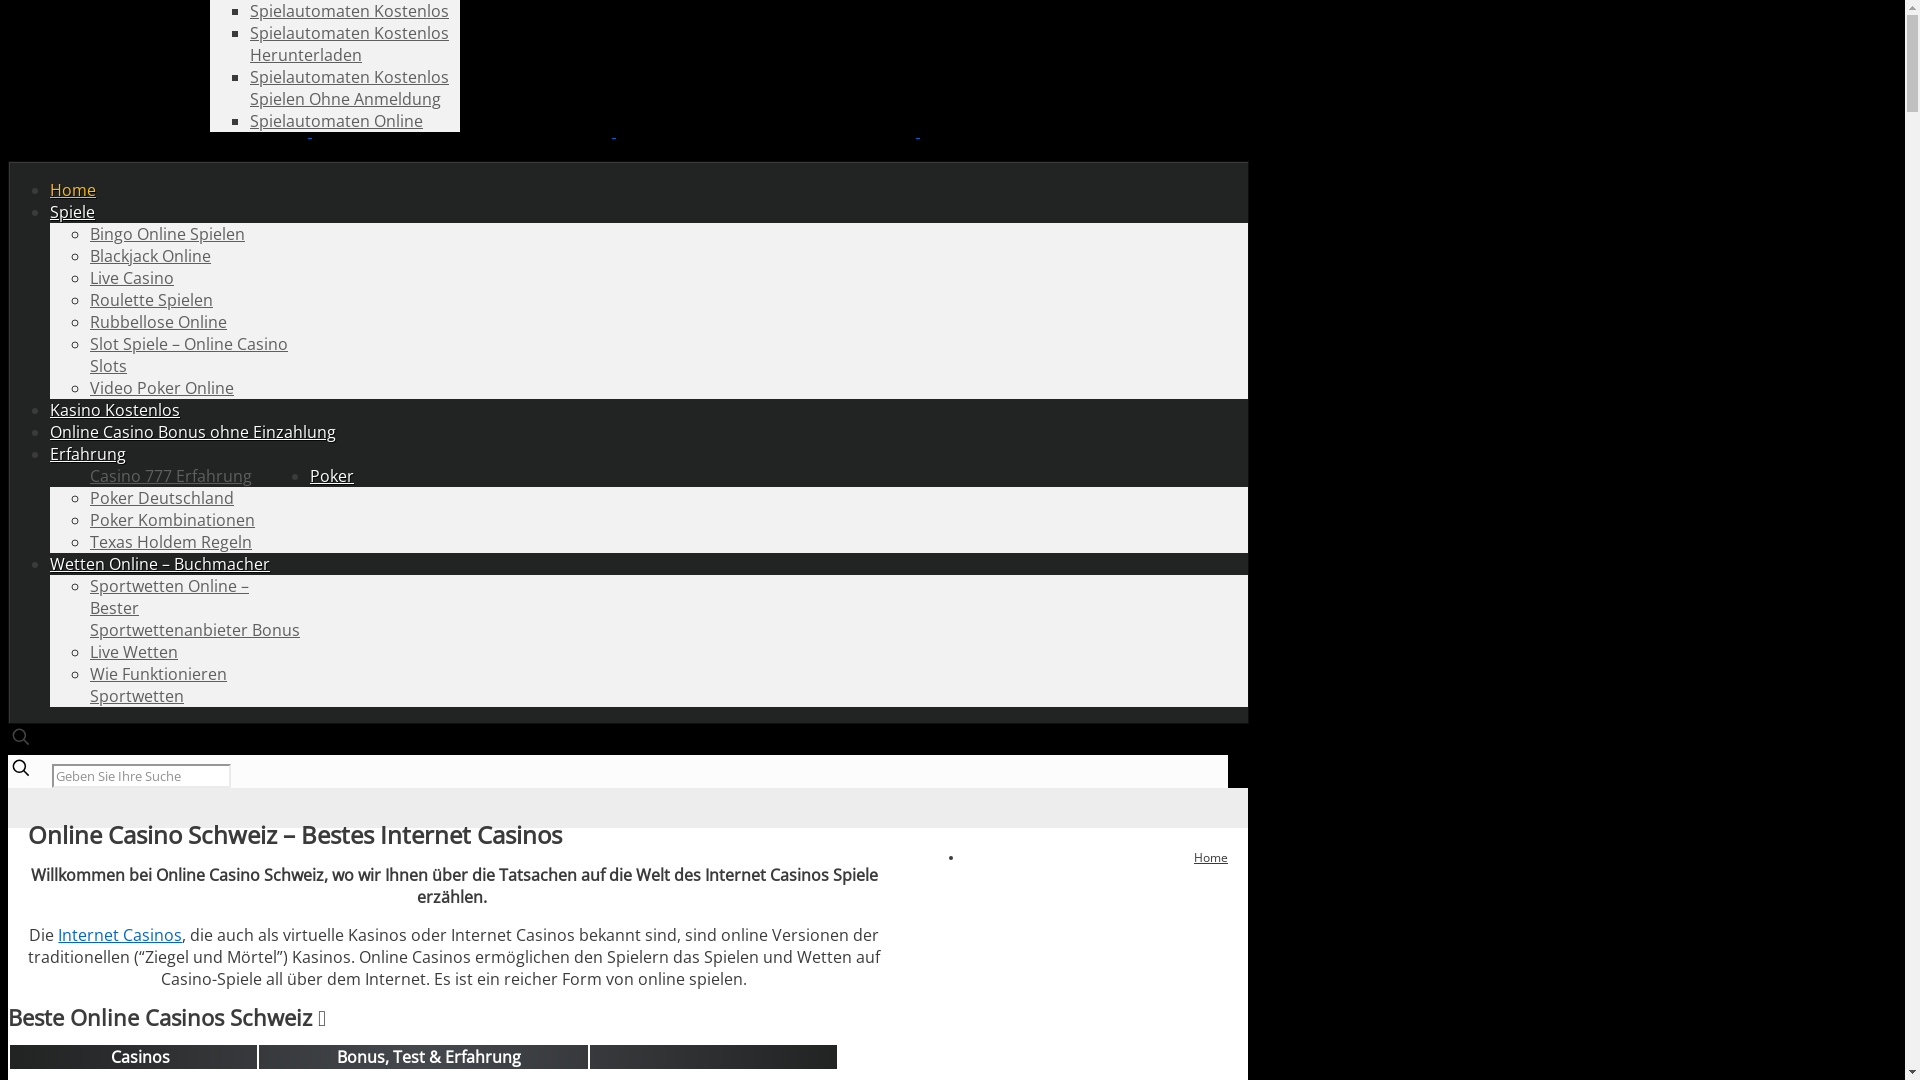 Image resolution: width=1920 pixels, height=1080 pixels. What do you see at coordinates (157, 320) in the screenshot?
I see `'Rubbellose Online'` at bounding box center [157, 320].